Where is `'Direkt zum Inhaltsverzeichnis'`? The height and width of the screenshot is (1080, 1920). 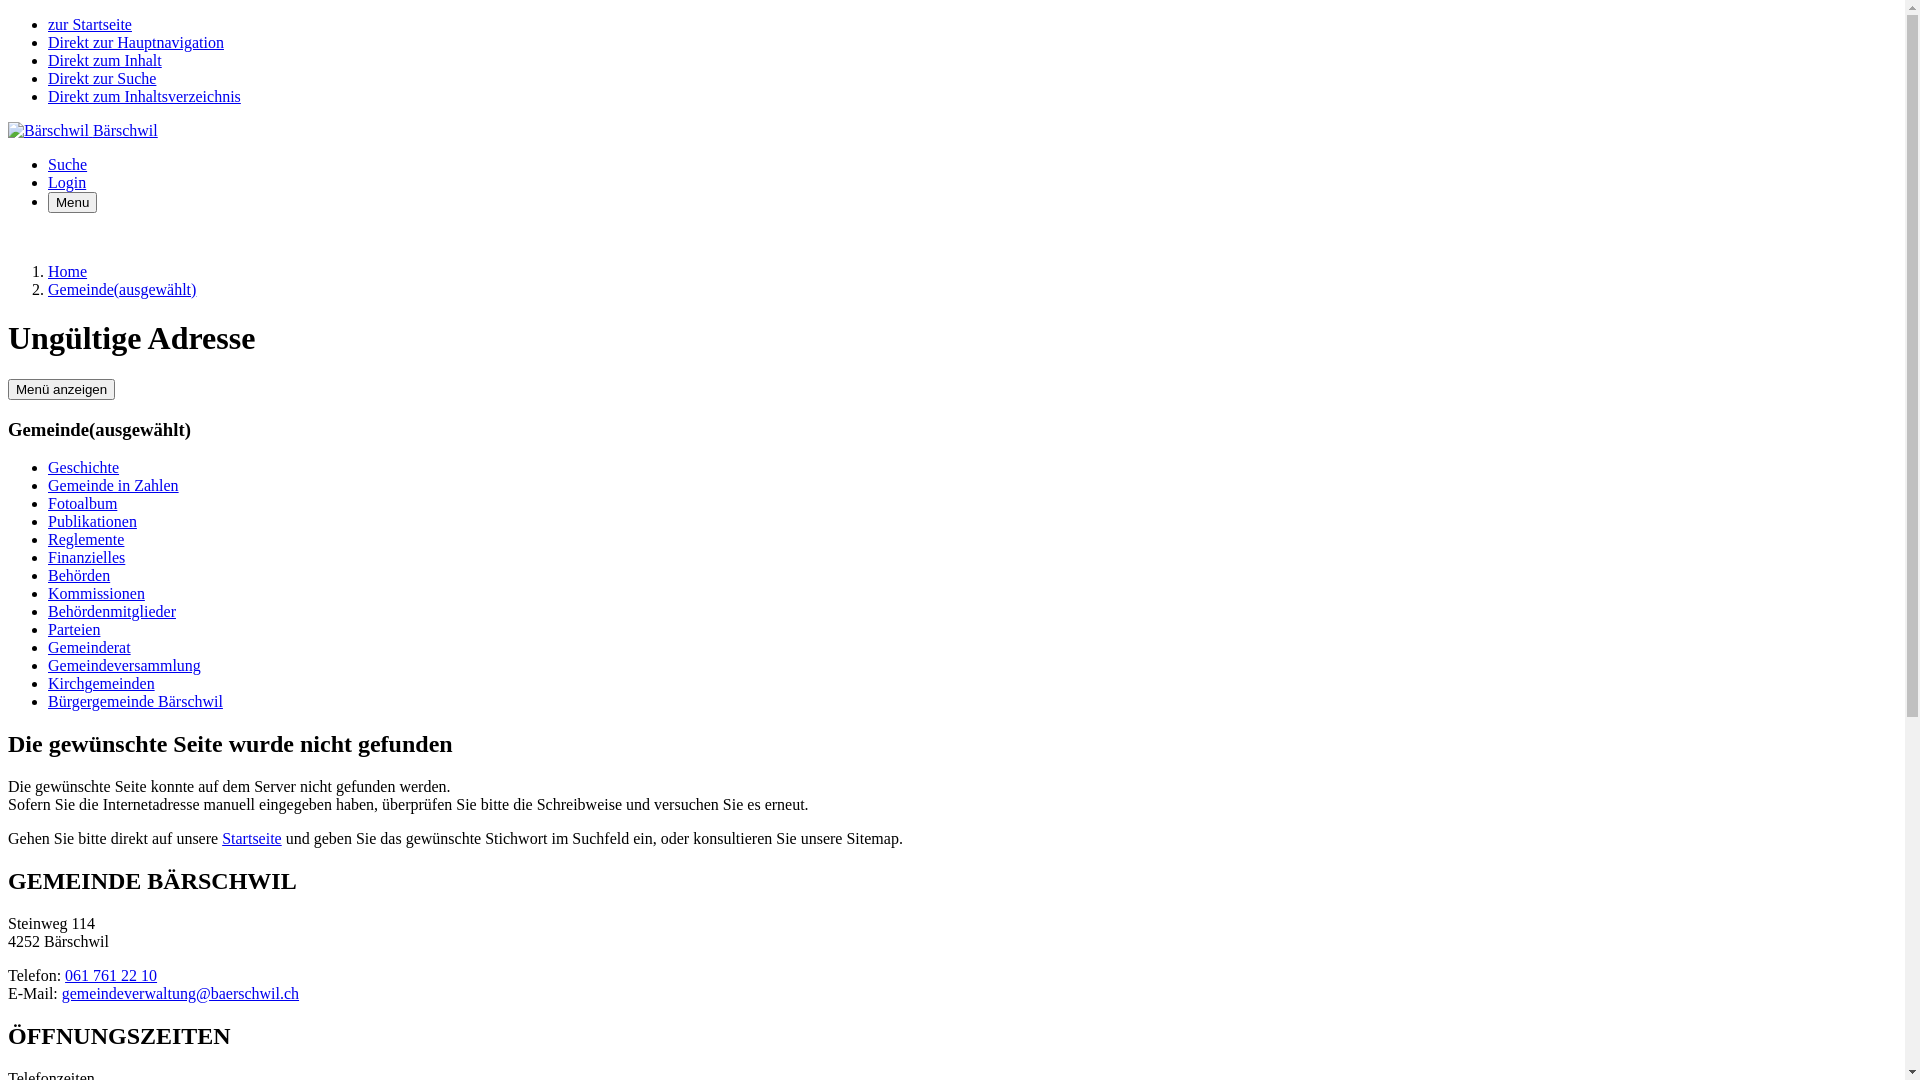 'Direkt zum Inhaltsverzeichnis' is located at coordinates (143, 96).